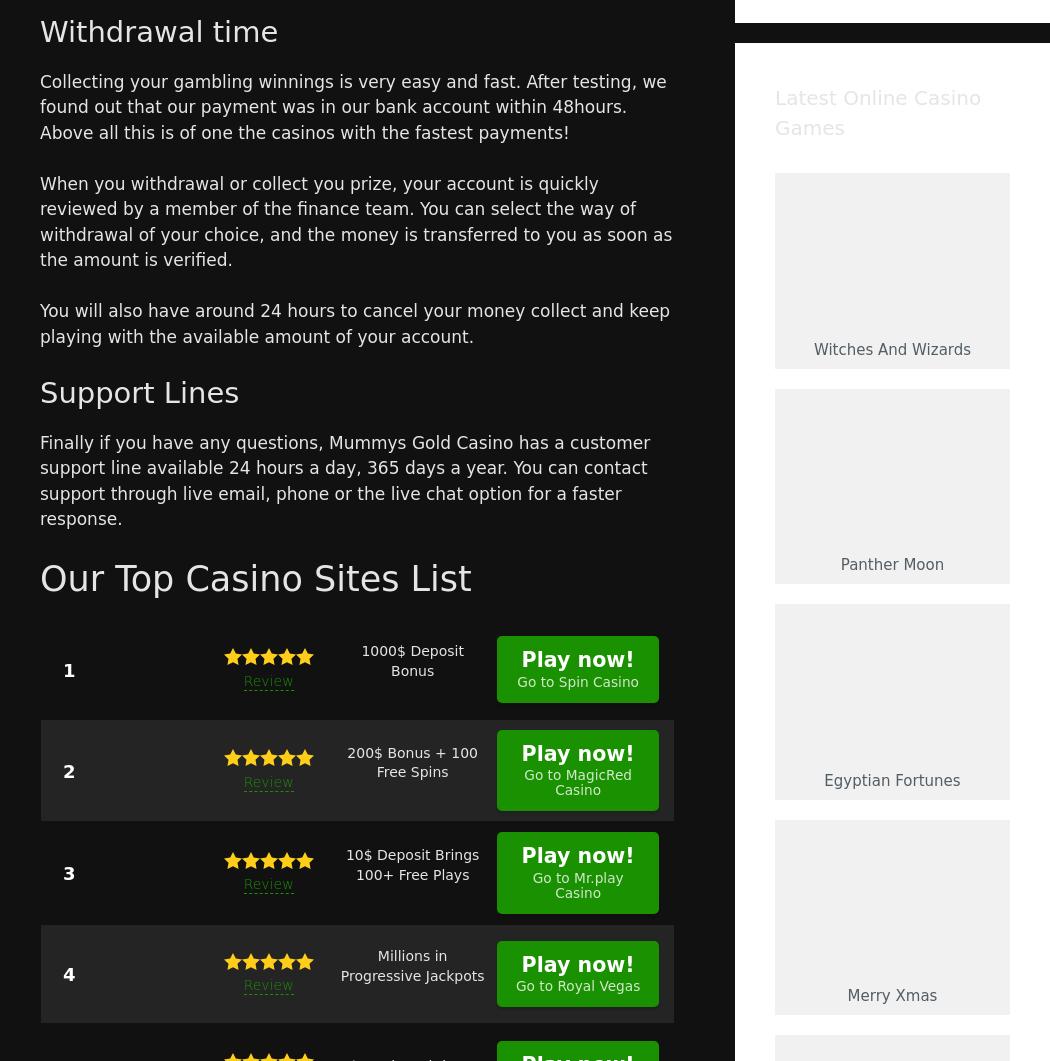 This screenshot has width=1050, height=1061. I want to click on '200$ Bonus + 100 Free Spins', so click(346, 762).